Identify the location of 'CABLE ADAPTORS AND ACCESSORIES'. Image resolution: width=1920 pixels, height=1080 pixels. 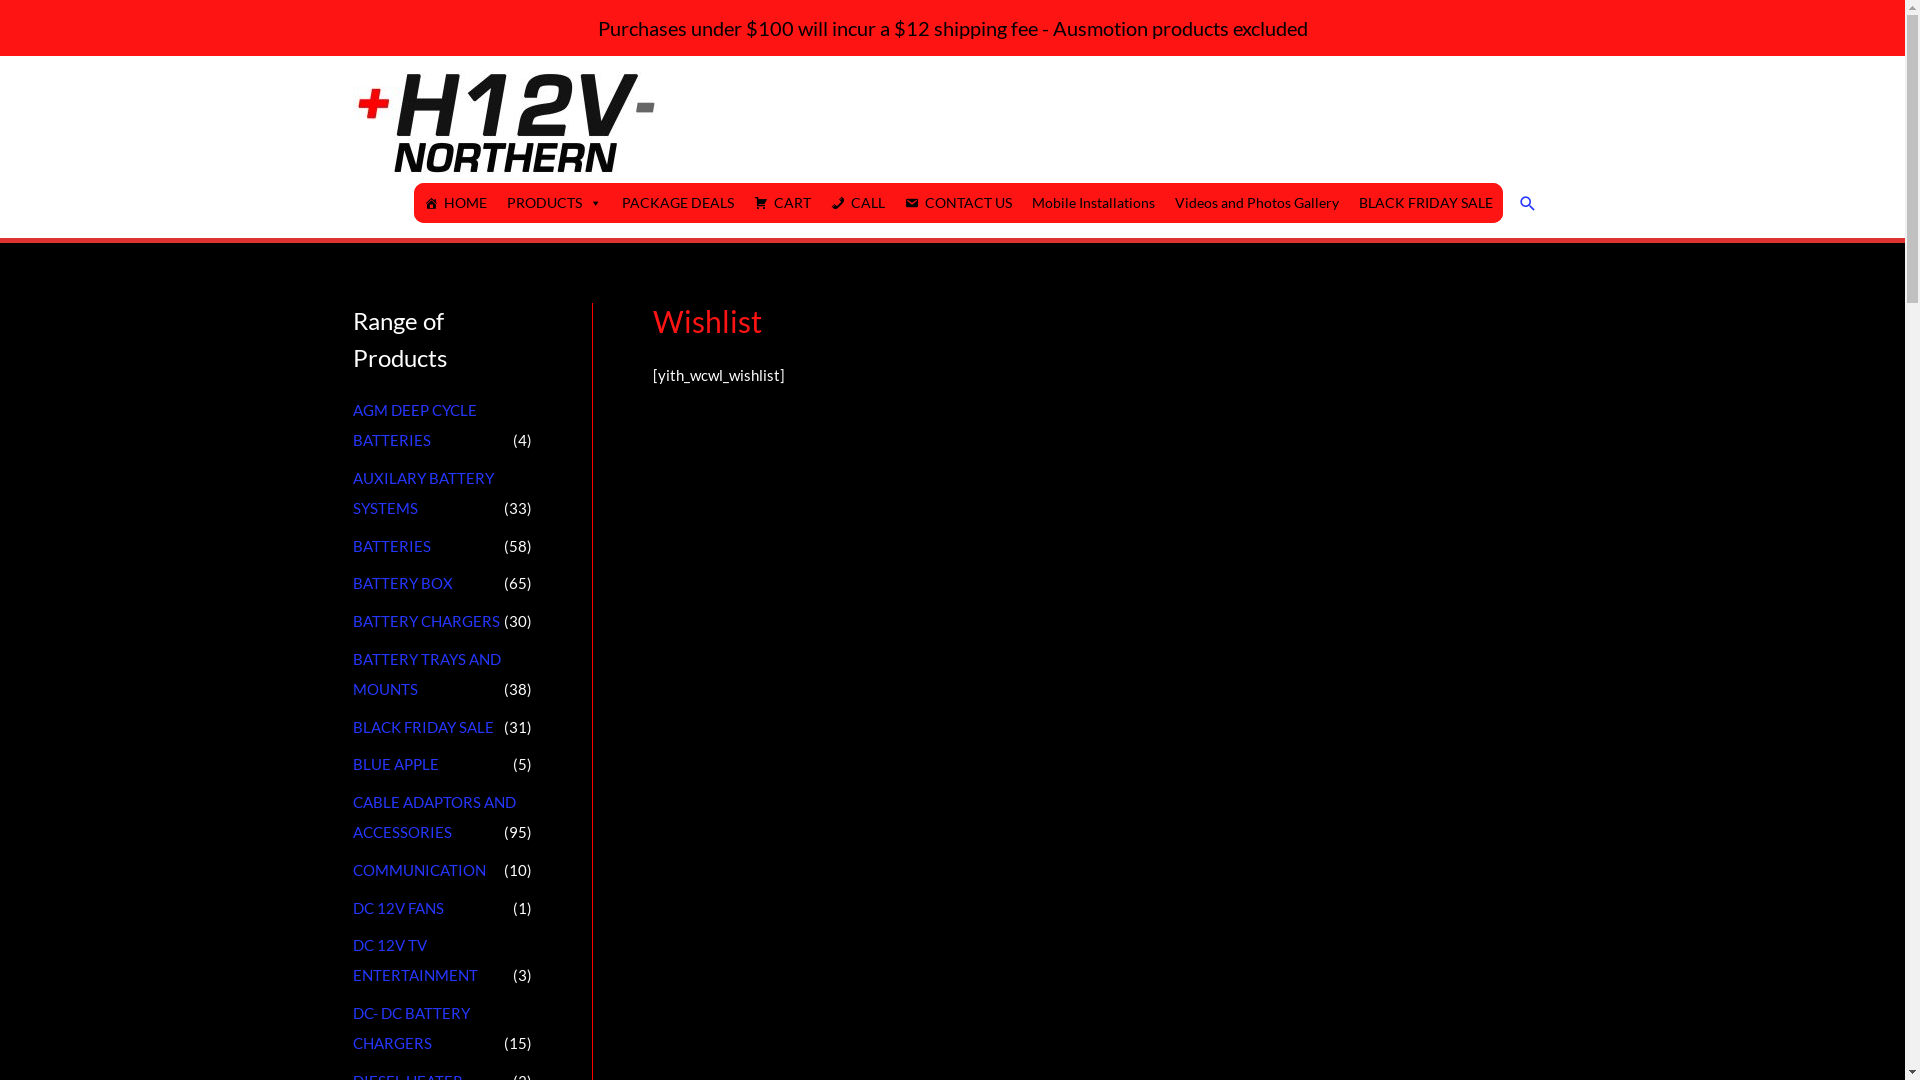
(432, 817).